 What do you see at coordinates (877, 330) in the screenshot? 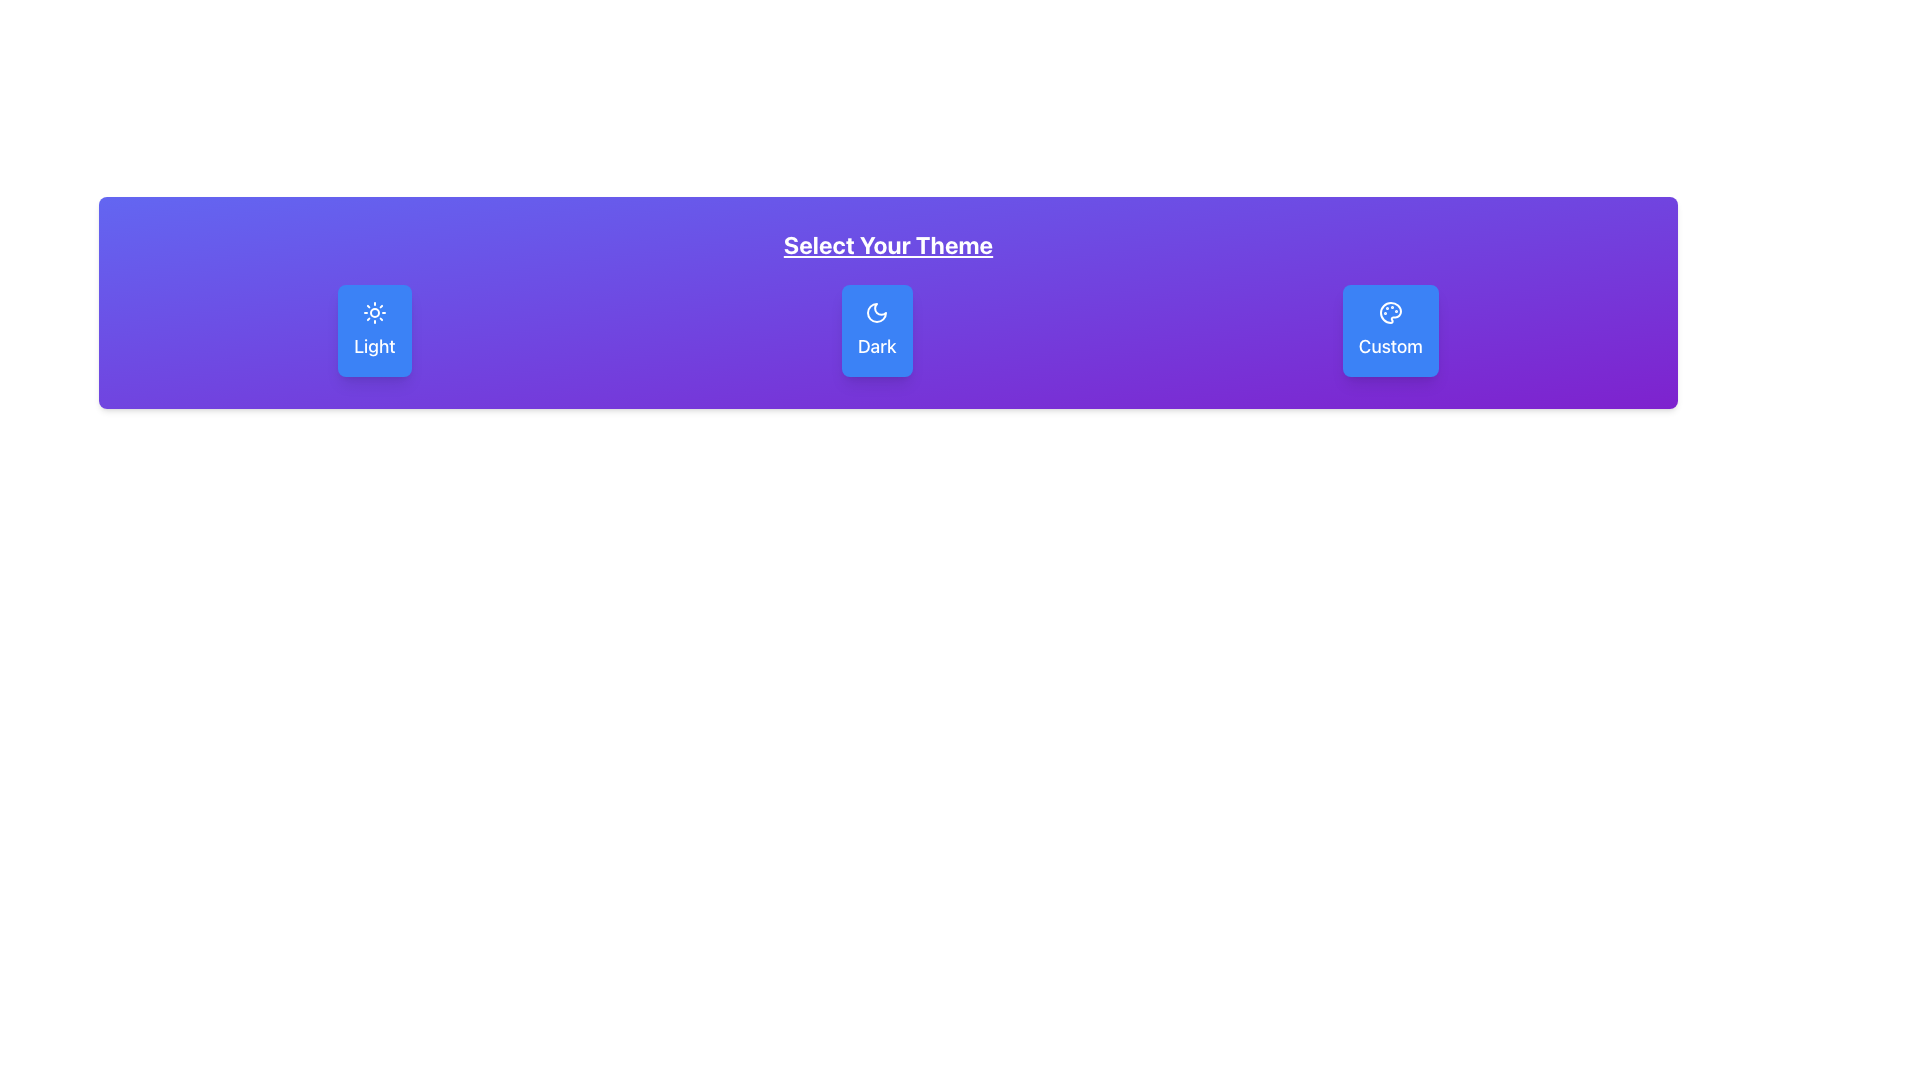
I see `the rectangular button with a blue background, rounded corners, and a crescent moon icon labeled 'Dark'` at bounding box center [877, 330].